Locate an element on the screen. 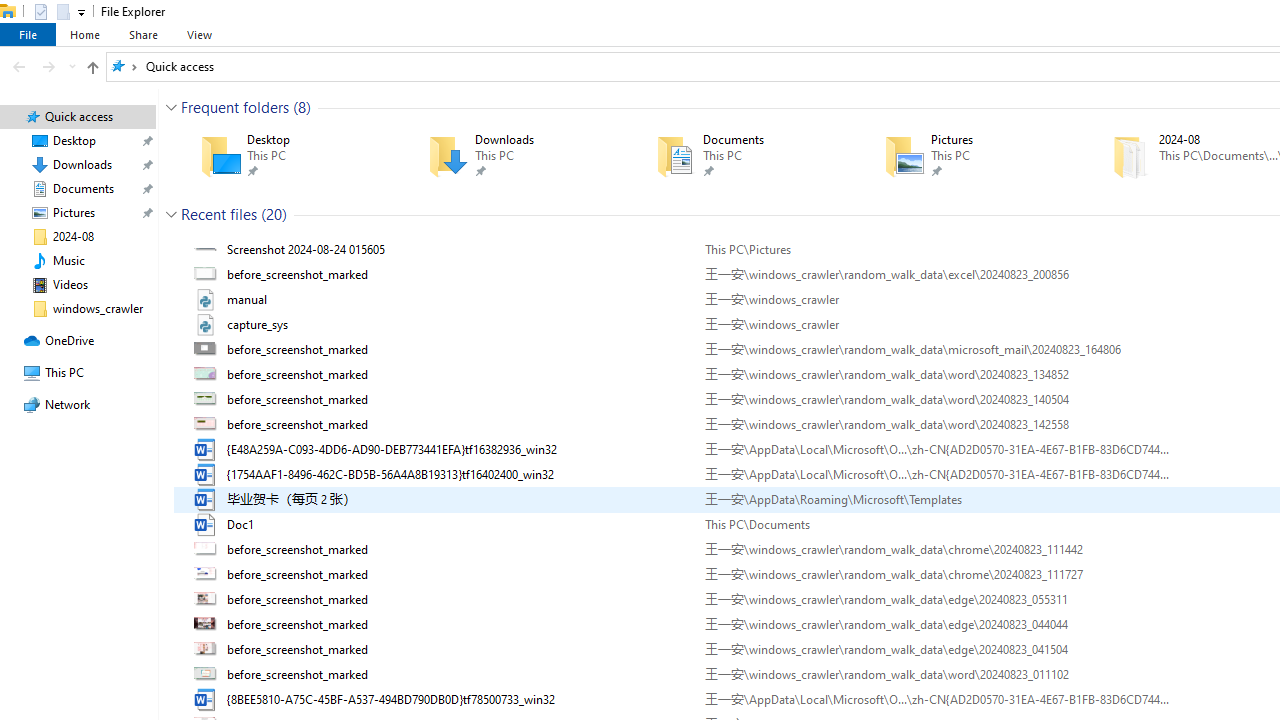  'Quick Access Toolbar' is located at coordinates (51, 11).